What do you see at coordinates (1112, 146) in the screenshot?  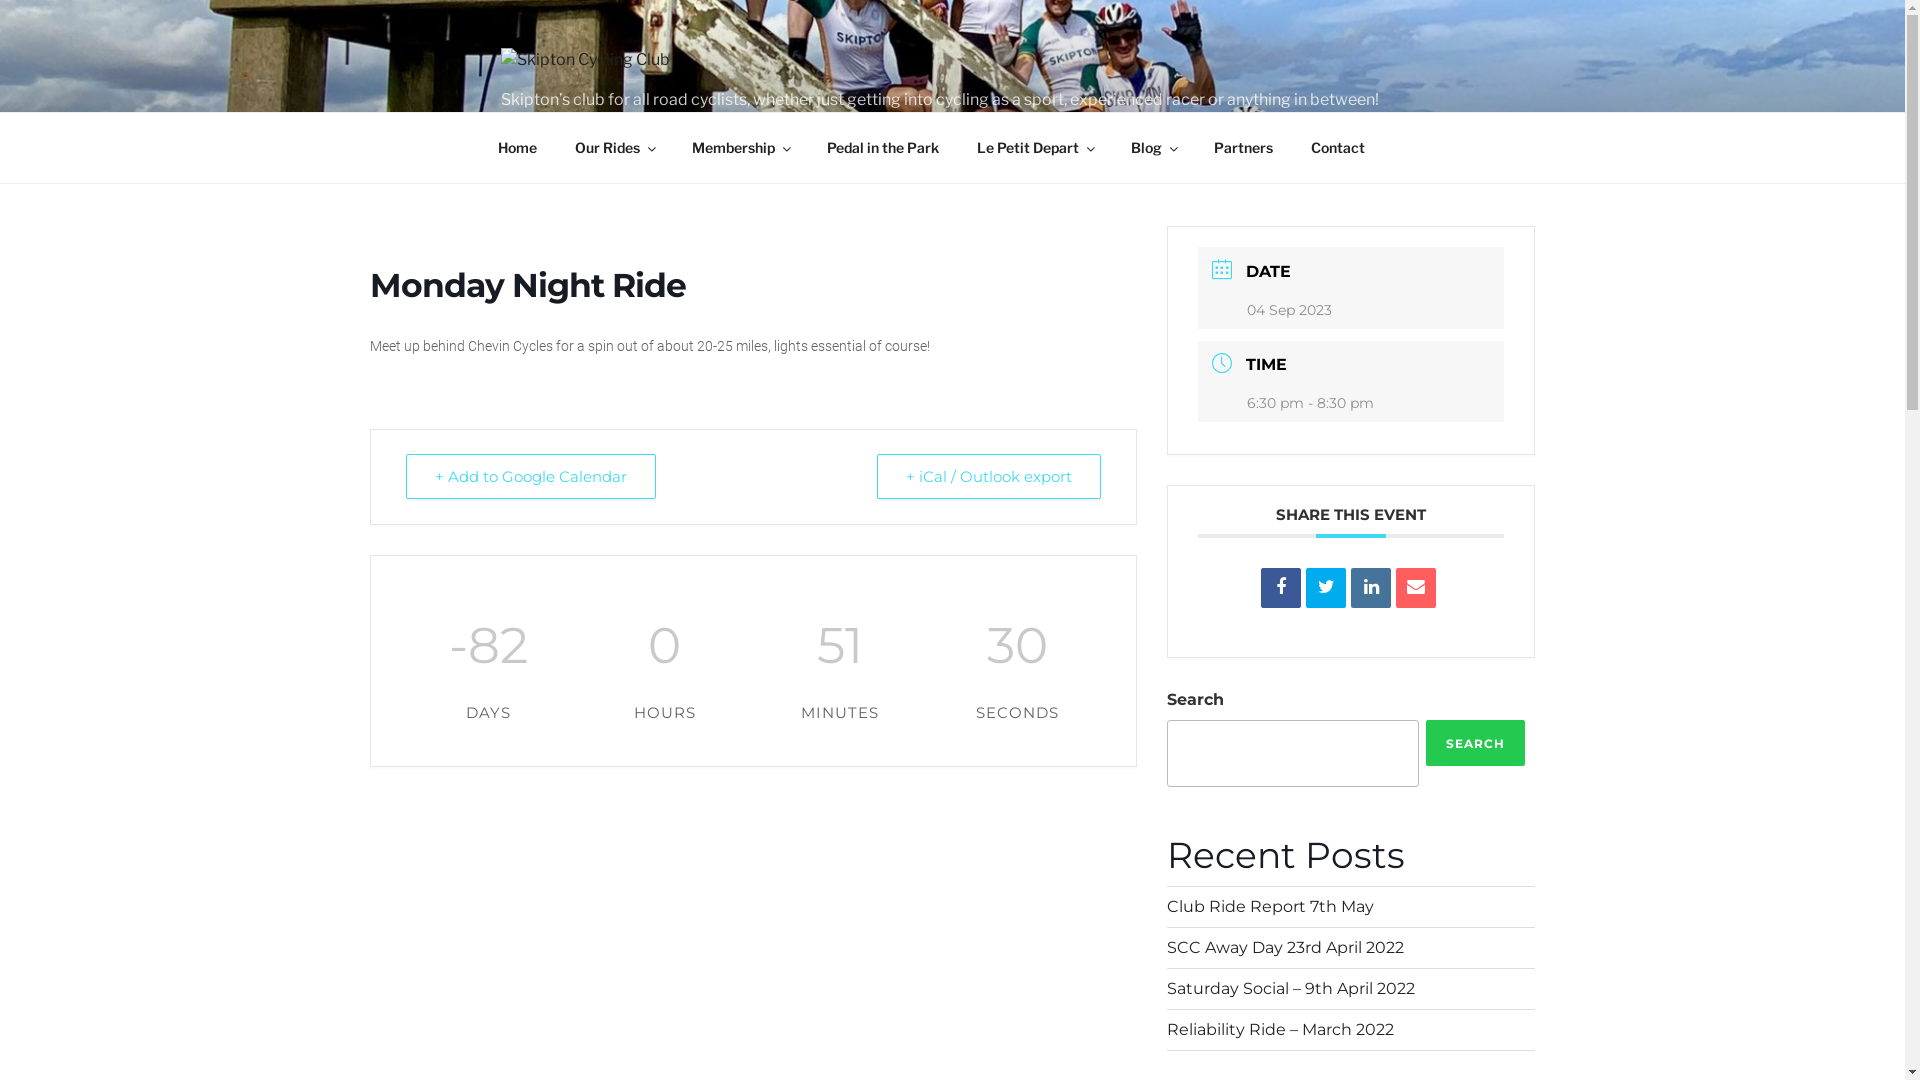 I see `'Blog'` at bounding box center [1112, 146].